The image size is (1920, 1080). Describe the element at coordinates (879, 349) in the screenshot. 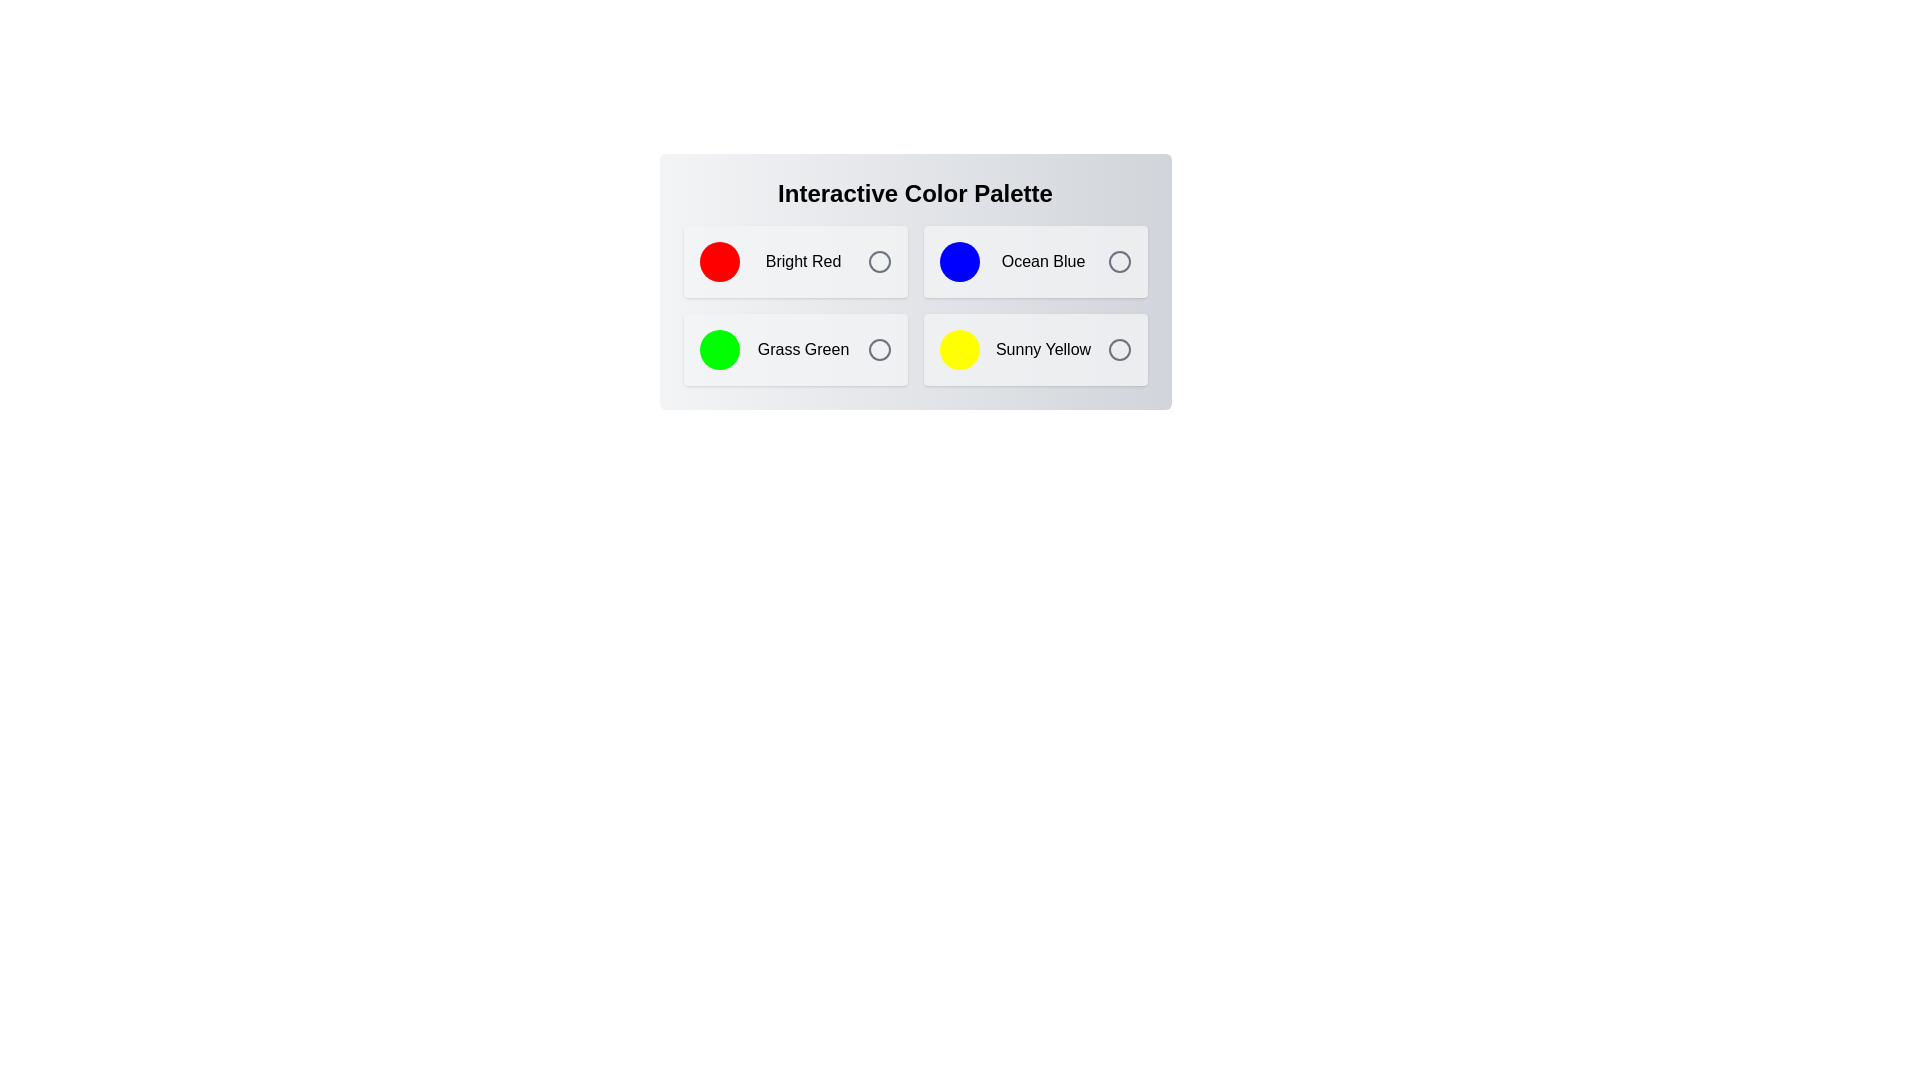

I see `the color Grass Green by clicking its corresponding icon` at that location.